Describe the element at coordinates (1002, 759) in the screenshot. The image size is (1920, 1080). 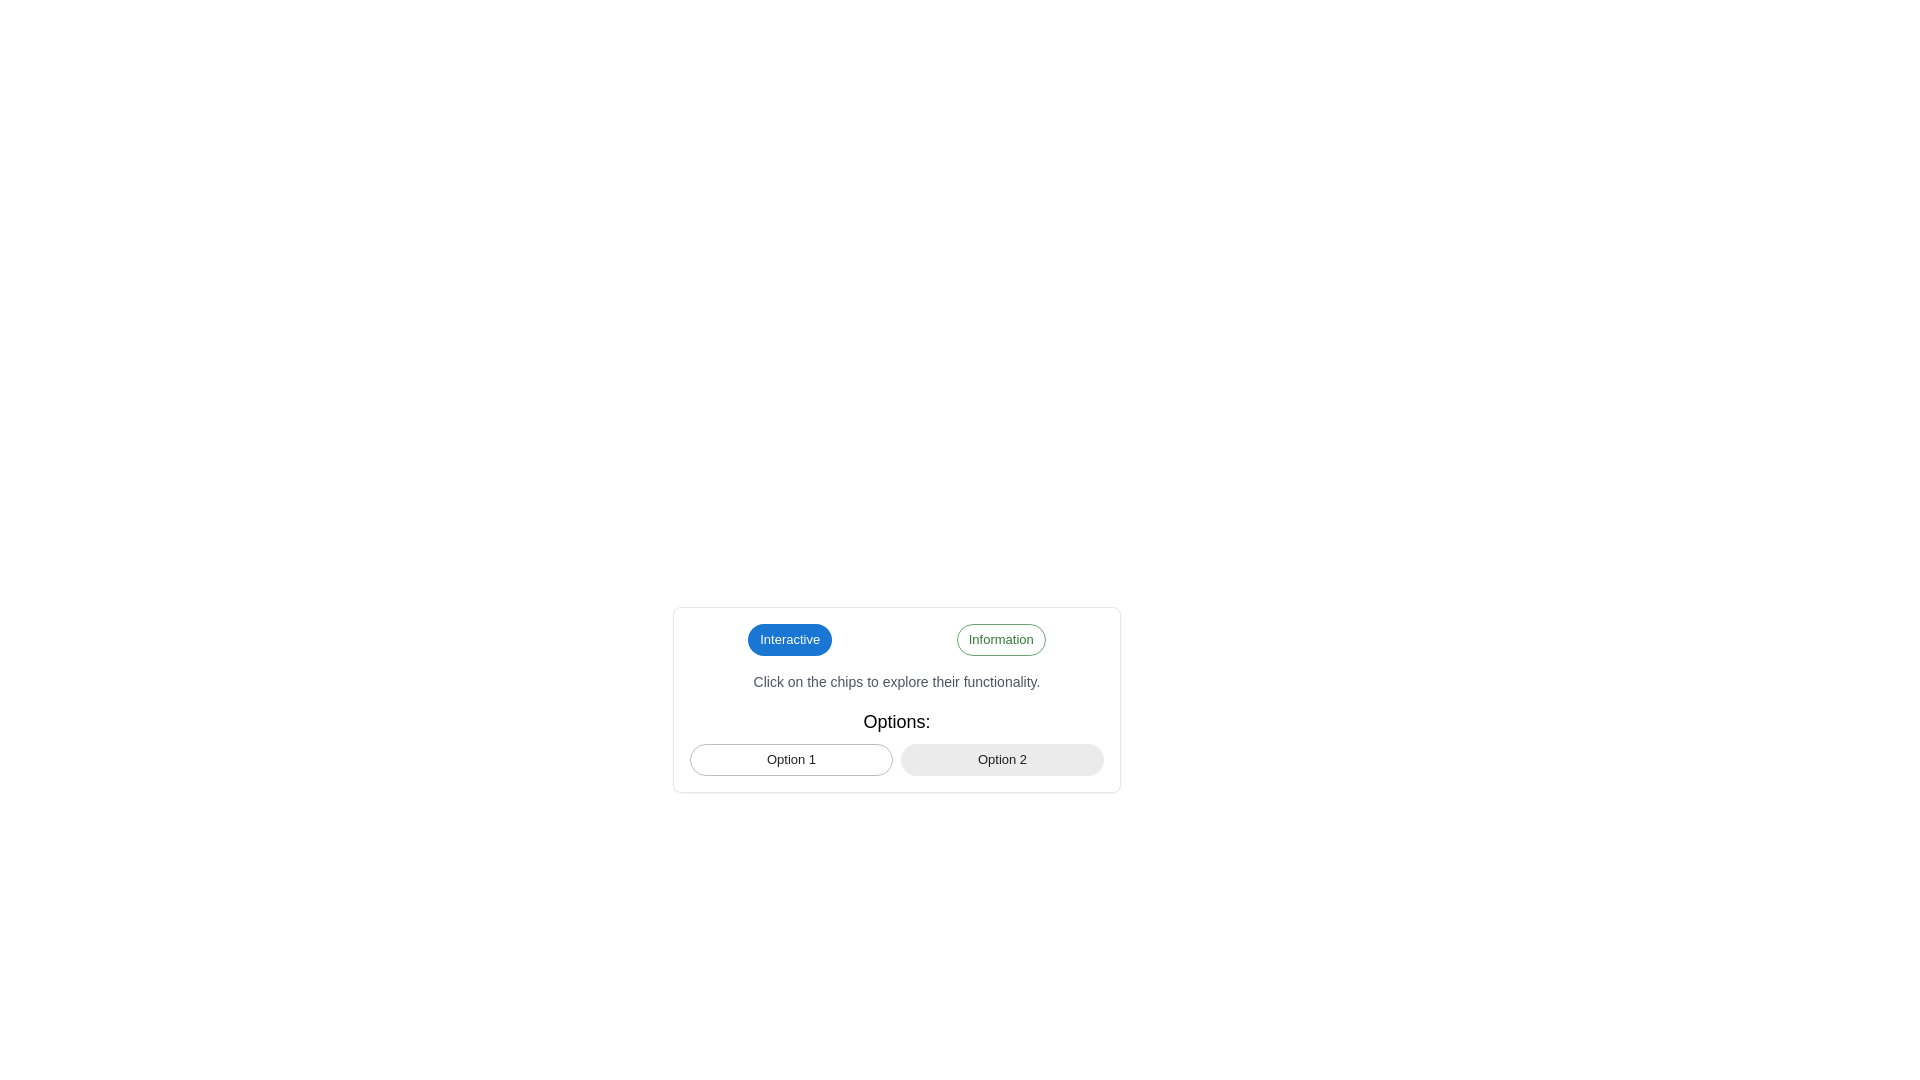
I see `the selectable chip located to the right of 'Option 1'` at that location.